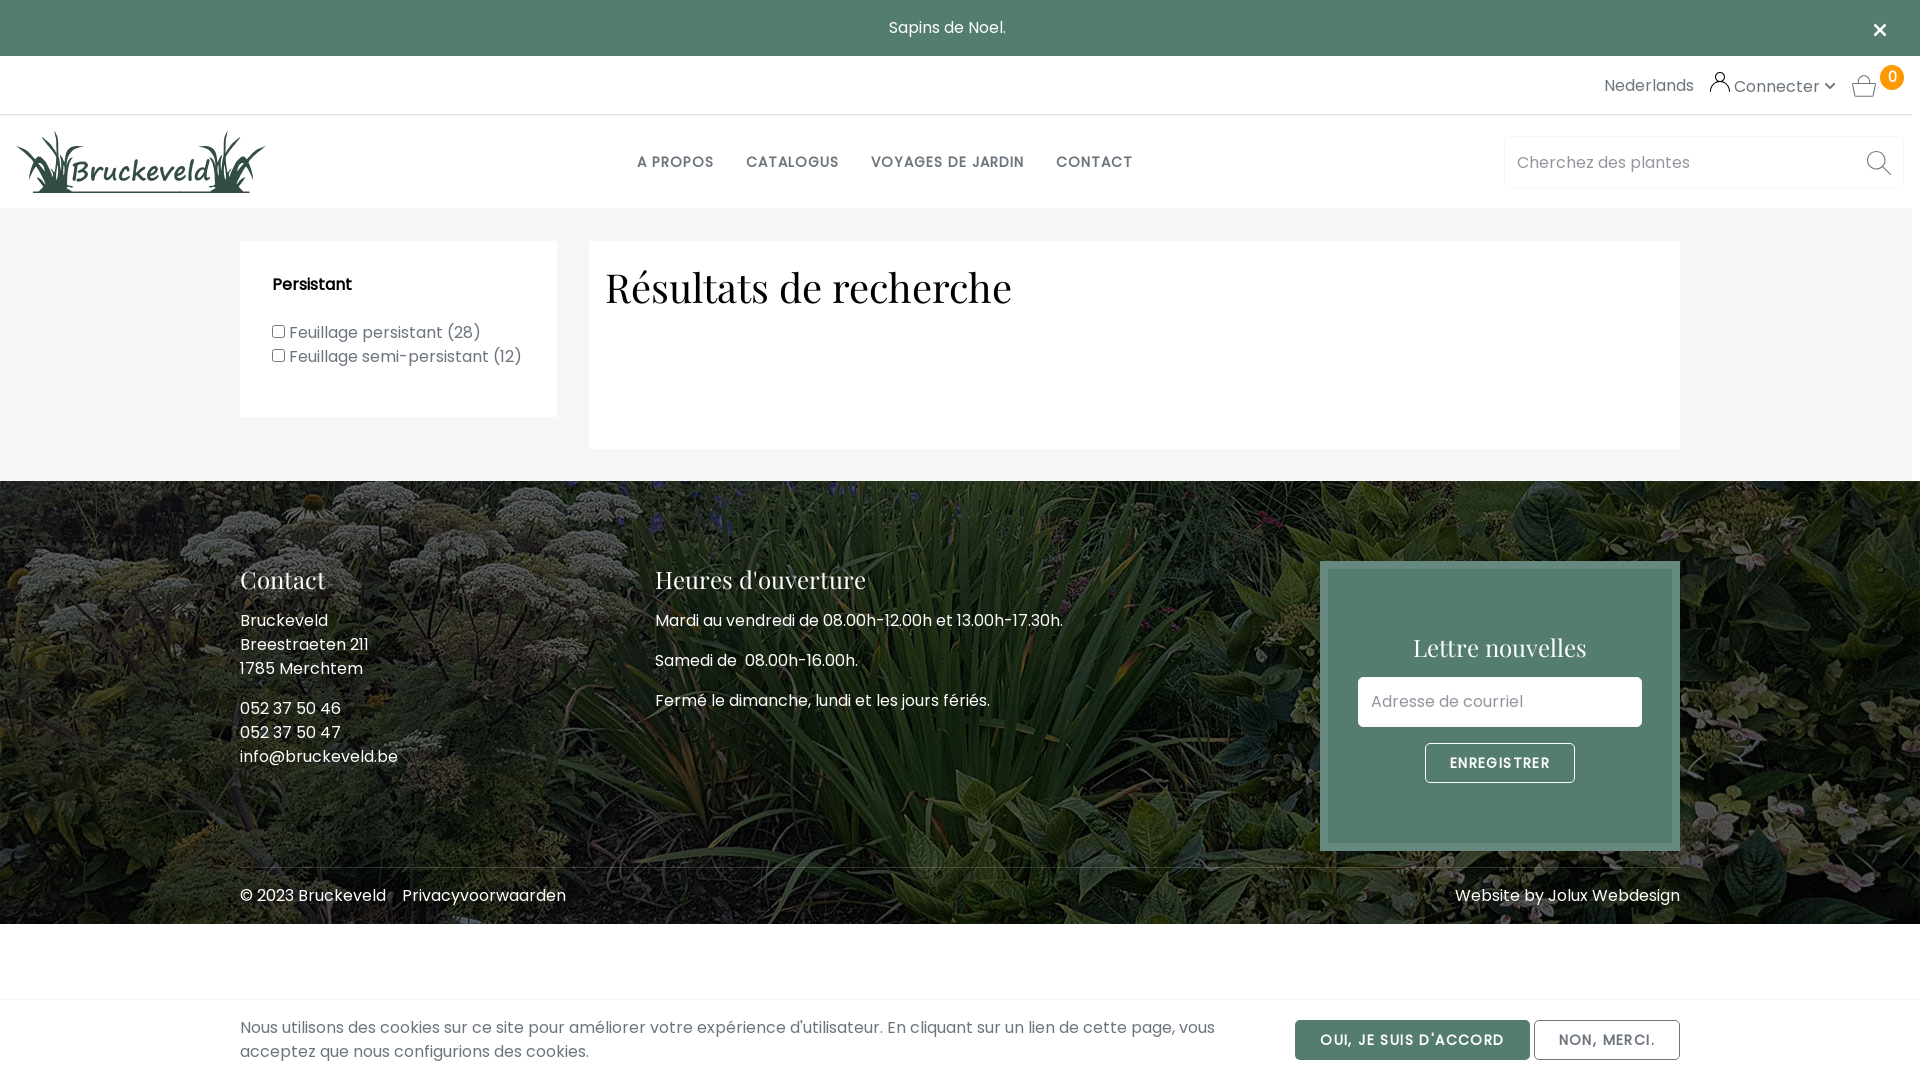 This screenshot has width=1920, height=1080. Describe the element at coordinates (1876, 84) in the screenshot. I see `'0'` at that location.